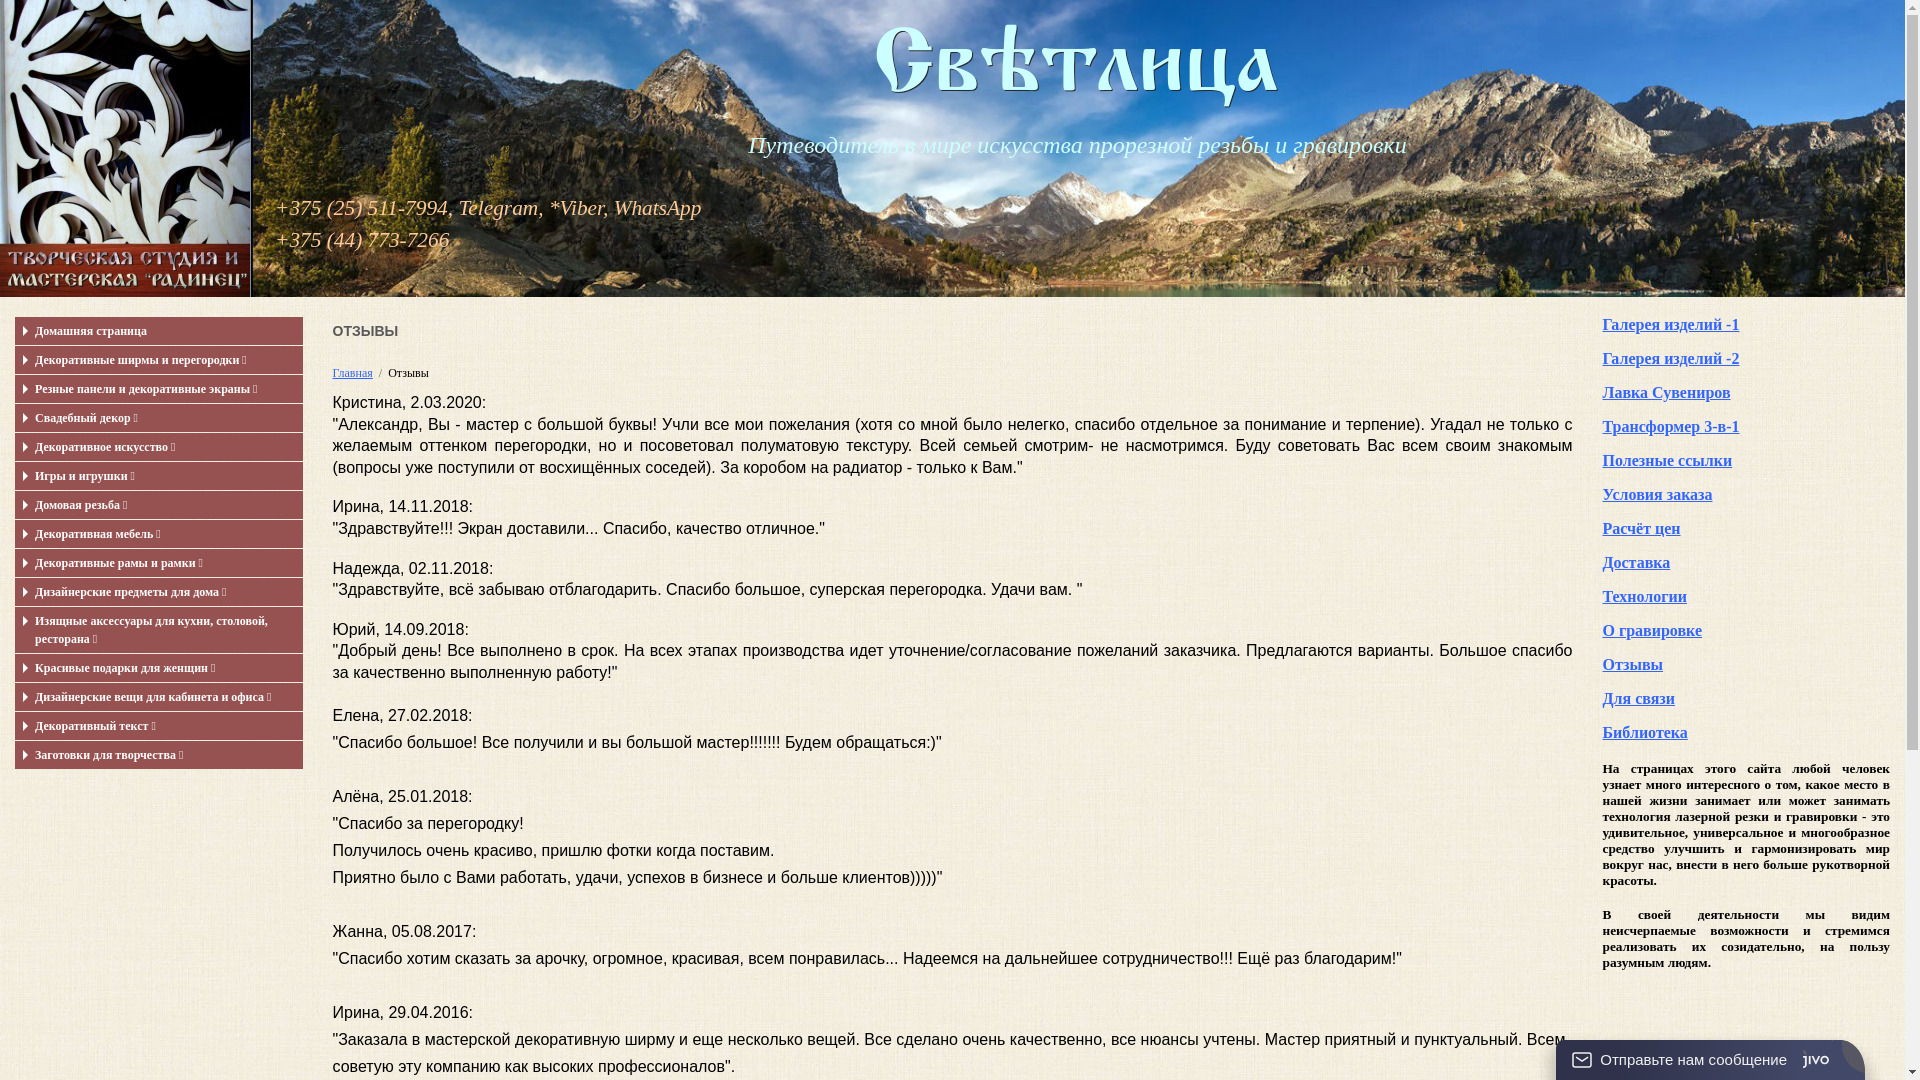 This screenshot has width=1920, height=1080. I want to click on '+375 (44) 773-7266', so click(361, 238).